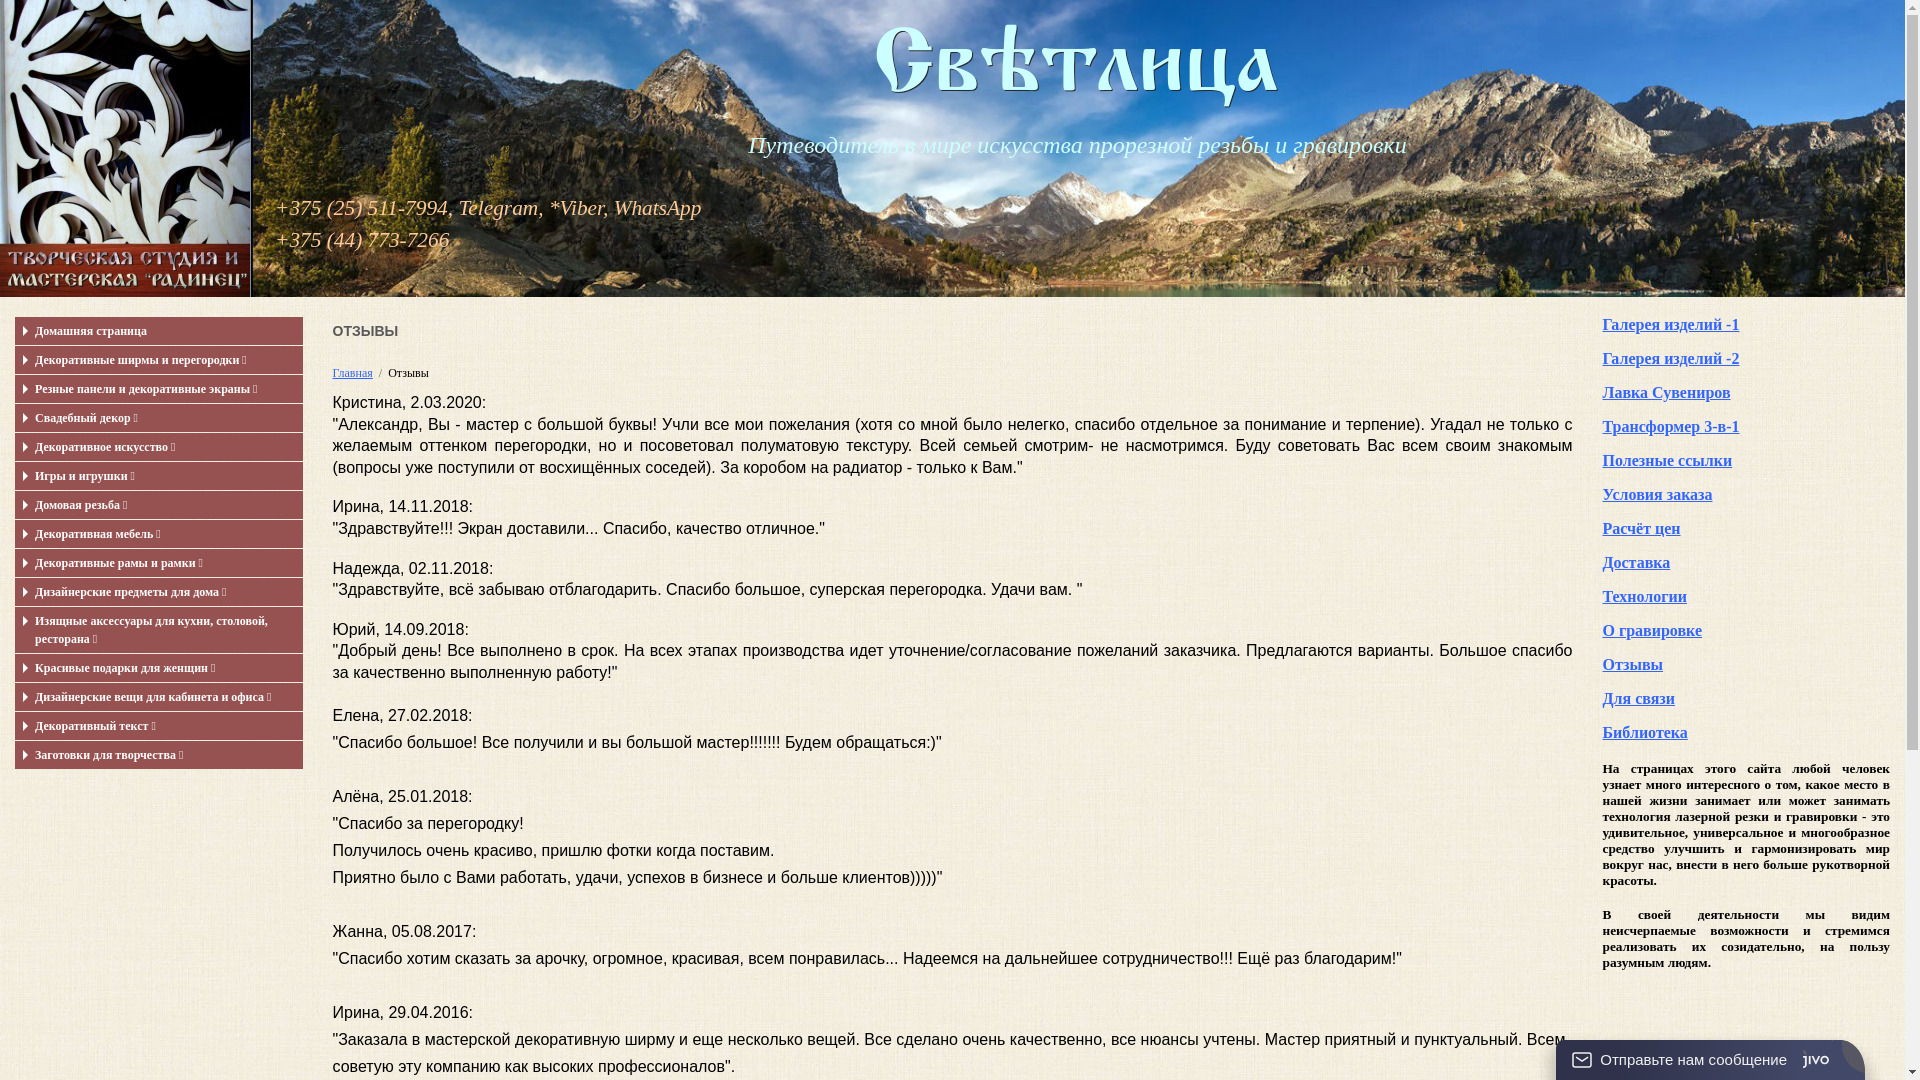 This screenshot has width=1920, height=1080. I want to click on '+375 (44) 773-7266', so click(361, 238).